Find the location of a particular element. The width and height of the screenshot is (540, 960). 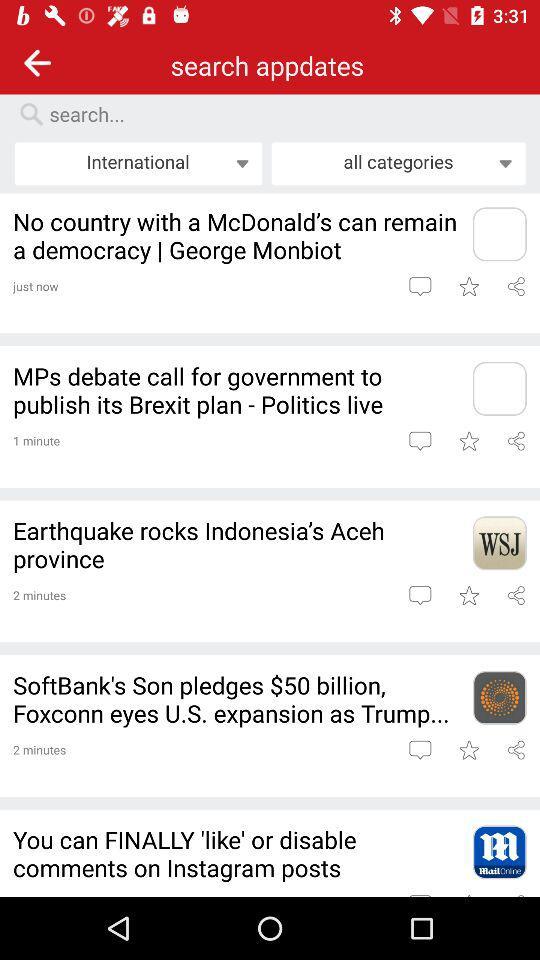

the item to the right of international is located at coordinates (398, 162).